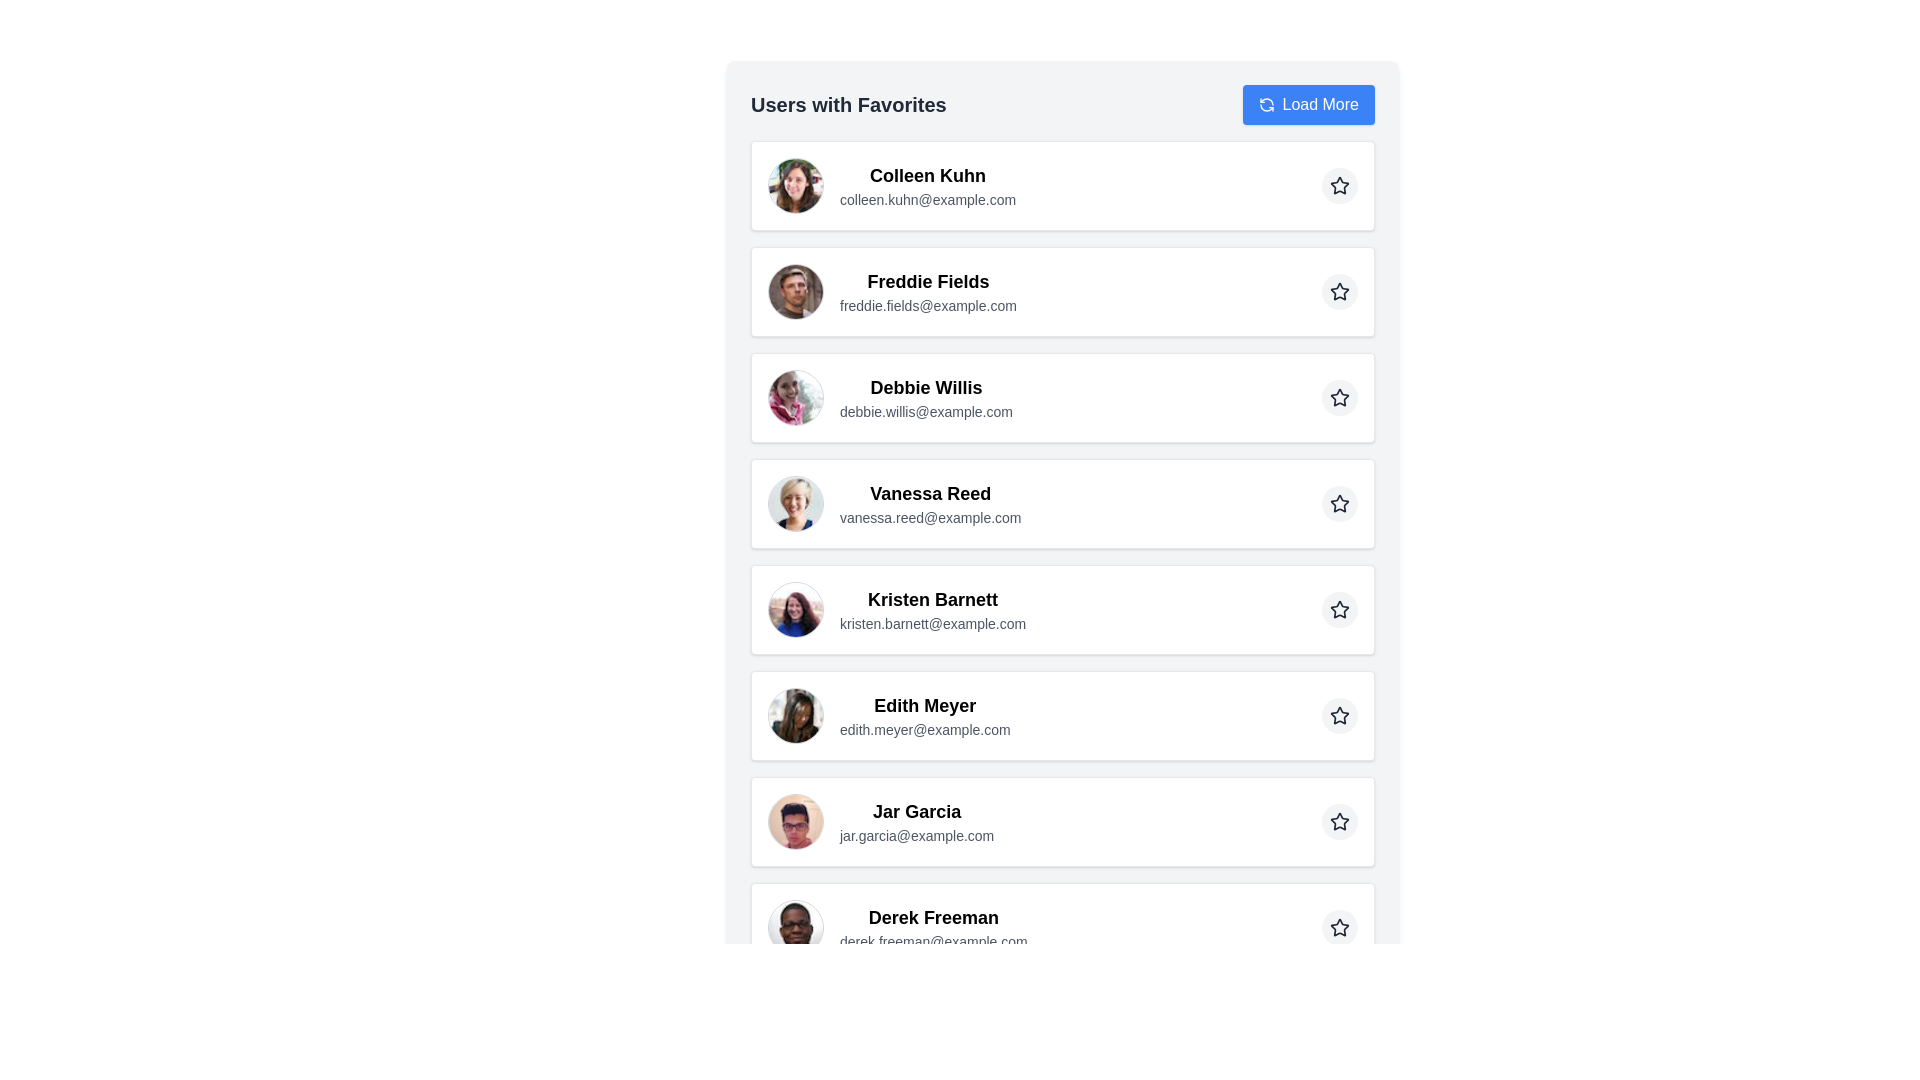 The width and height of the screenshot is (1920, 1080). I want to click on text content displayed in the Text display element showing the name 'Derek Freeman' and the email 'derek.freeman@example.com', which is positioned as the last entry in a card layout, so click(932, 928).